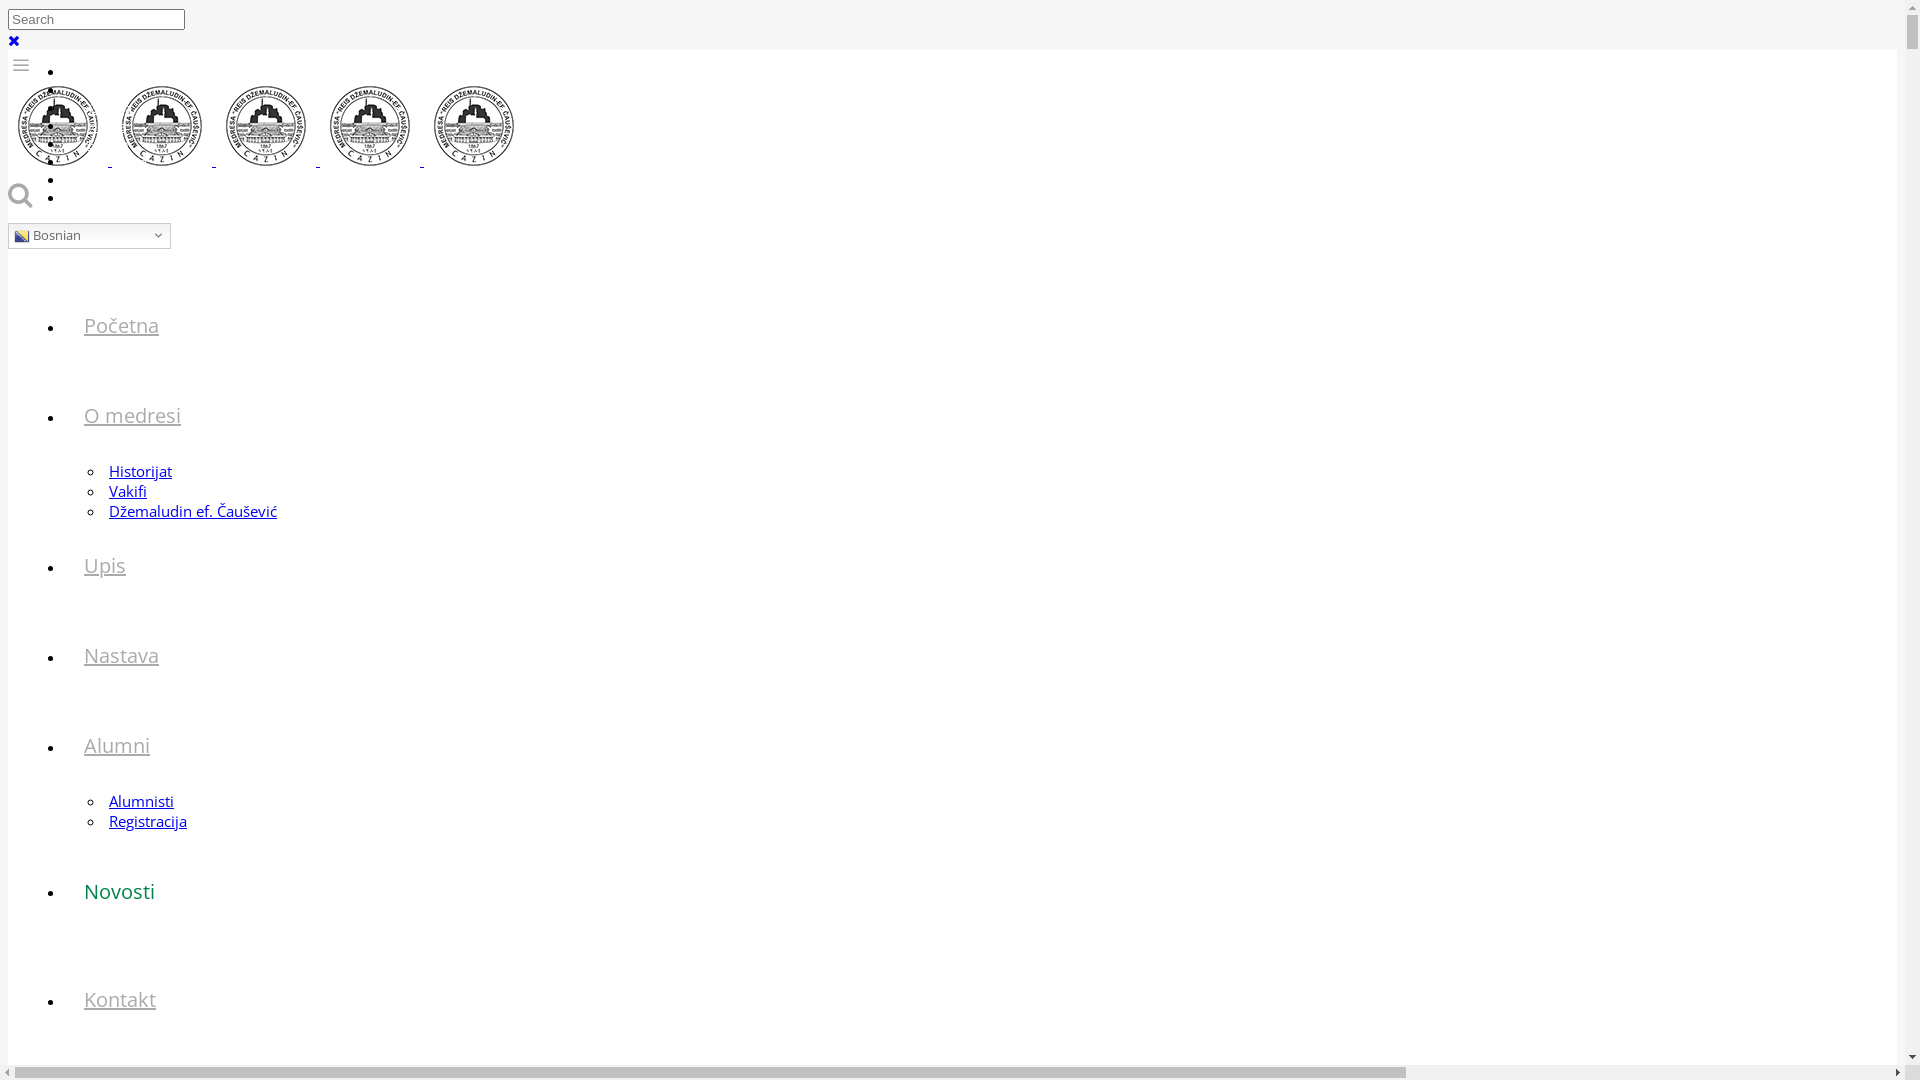 This screenshot has height=1080, width=1920. Describe the element at coordinates (95, 126) in the screenshot. I see `'Hutbe'` at that location.